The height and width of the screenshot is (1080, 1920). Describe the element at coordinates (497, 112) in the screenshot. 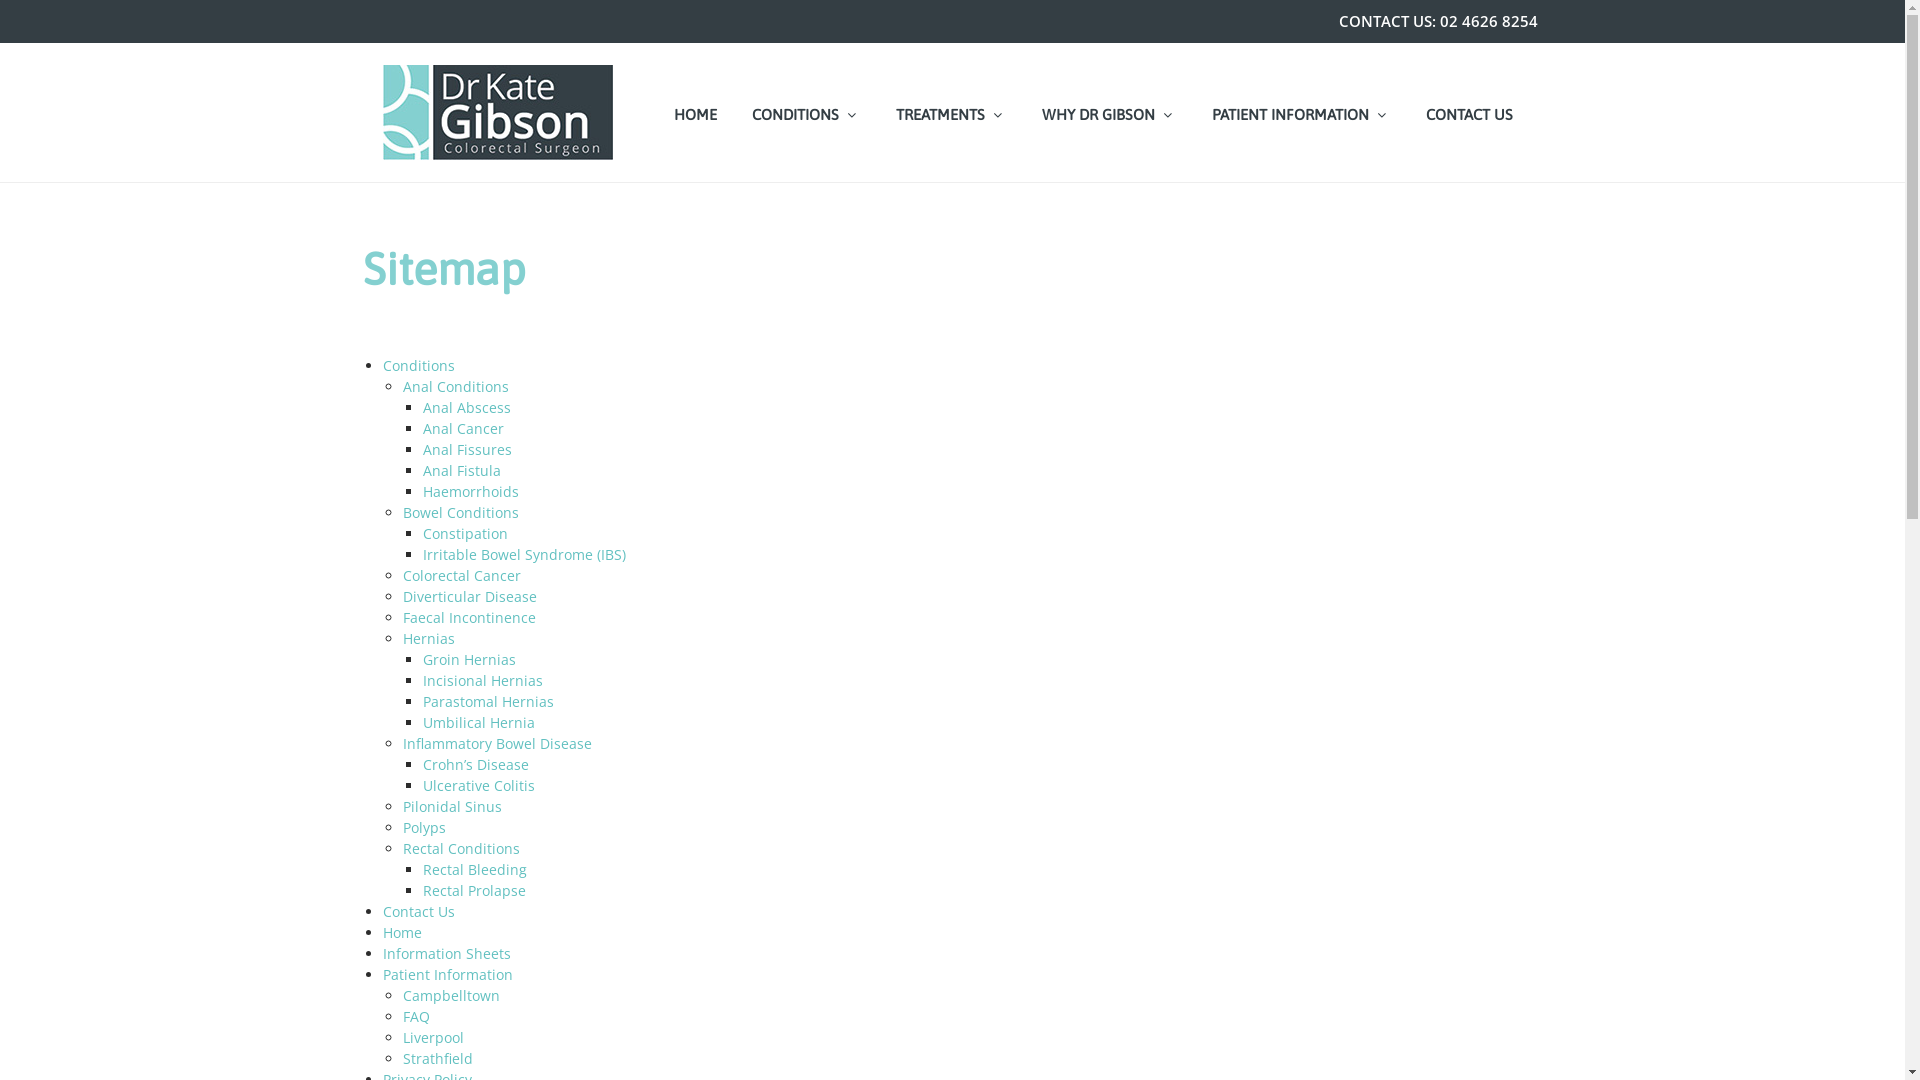

I see `'Dr Kate Gibson'` at that location.